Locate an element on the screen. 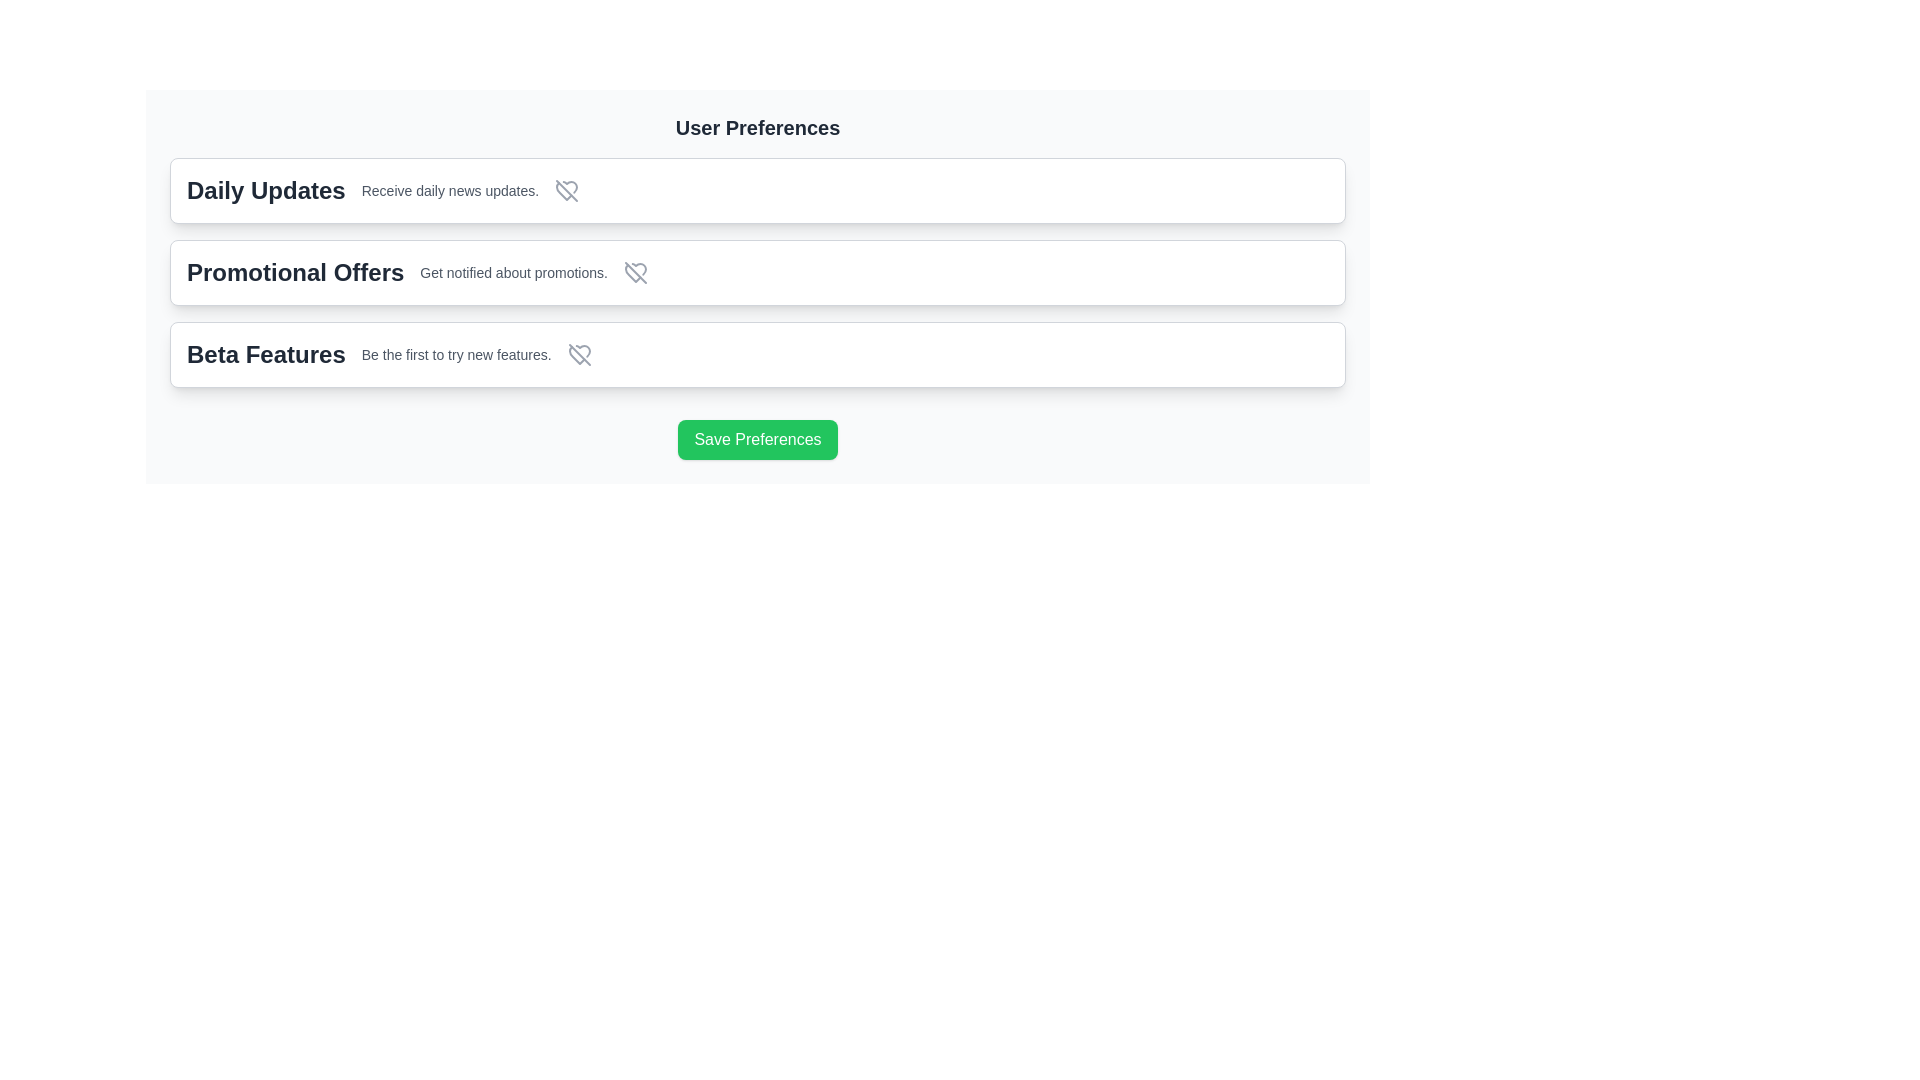 Image resolution: width=1920 pixels, height=1080 pixels. the text label that reads 'Be the first to try new features.', which is styled in gray and positioned next to the 'Beta Features' label is located at coordinates (455, 353).